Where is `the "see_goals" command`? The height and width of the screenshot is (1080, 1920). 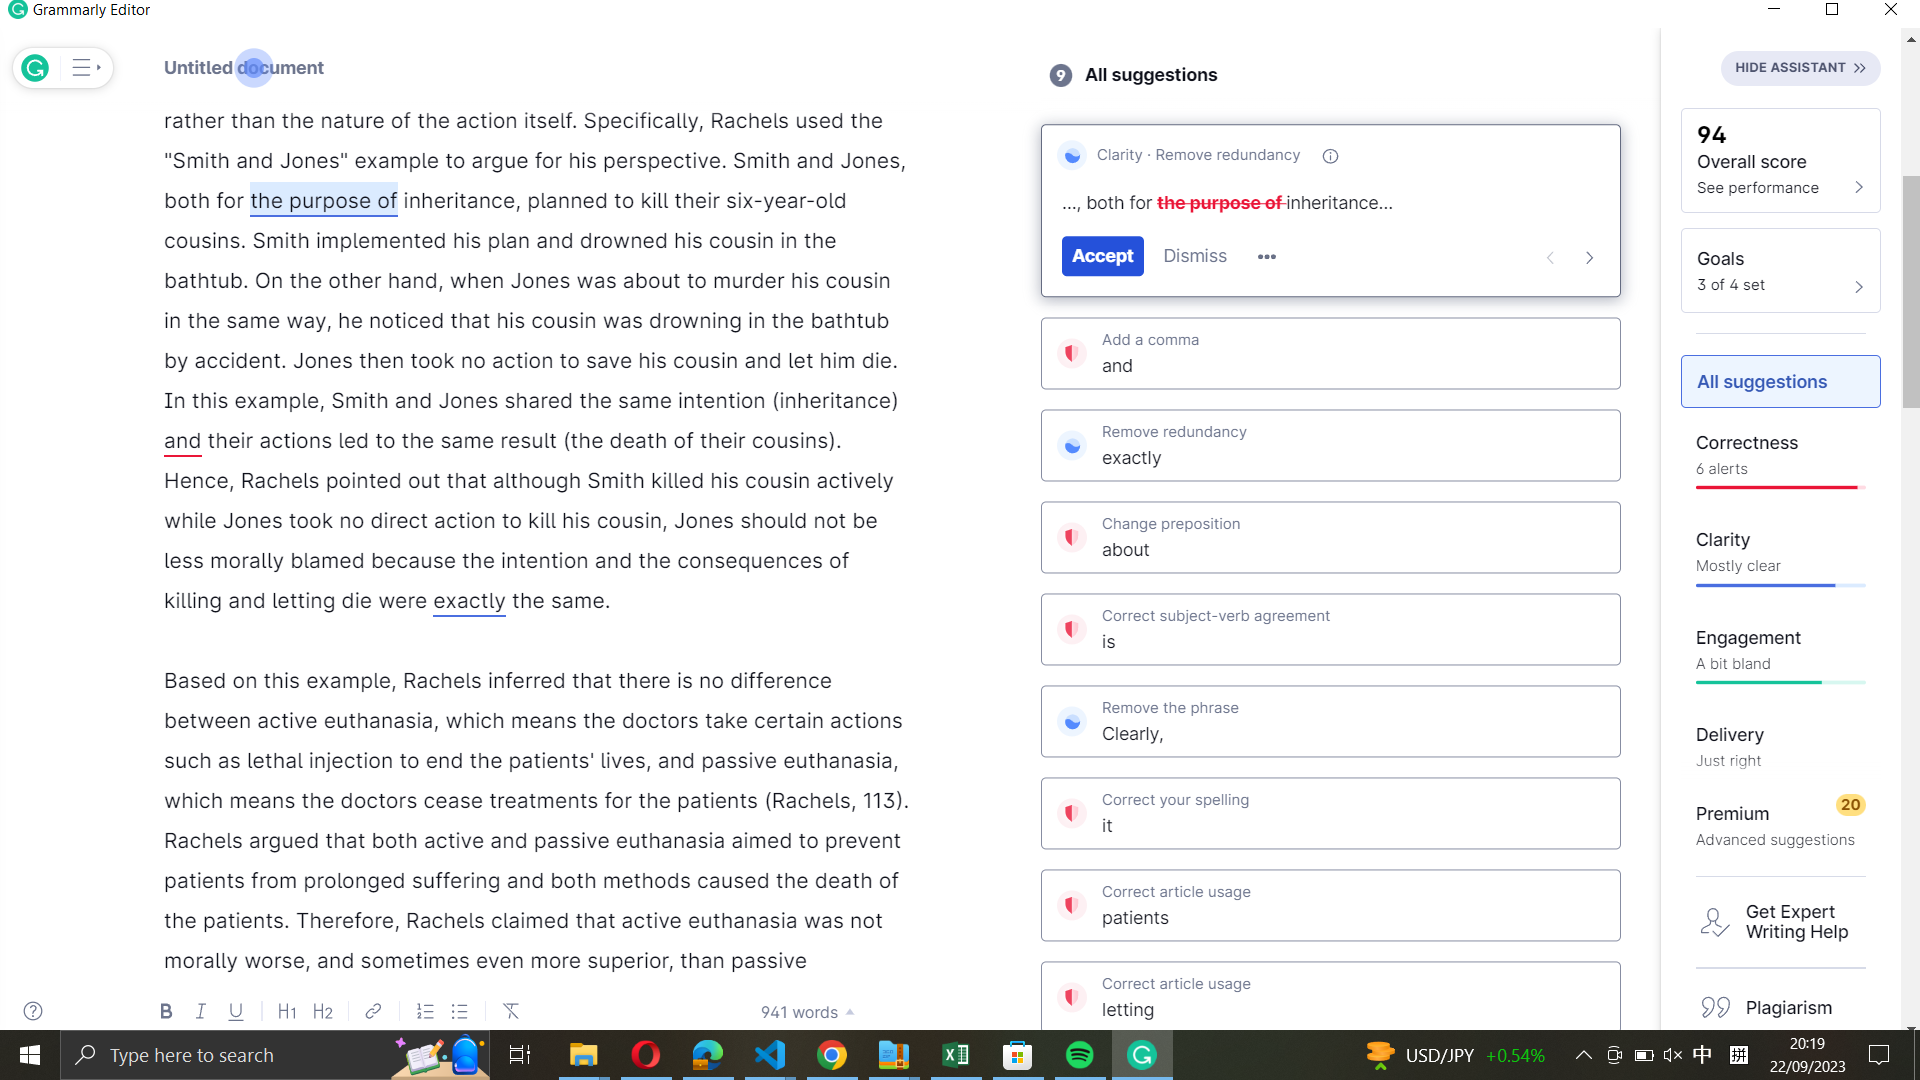
the "see_goals" command is located at coordinates (1780, 268).